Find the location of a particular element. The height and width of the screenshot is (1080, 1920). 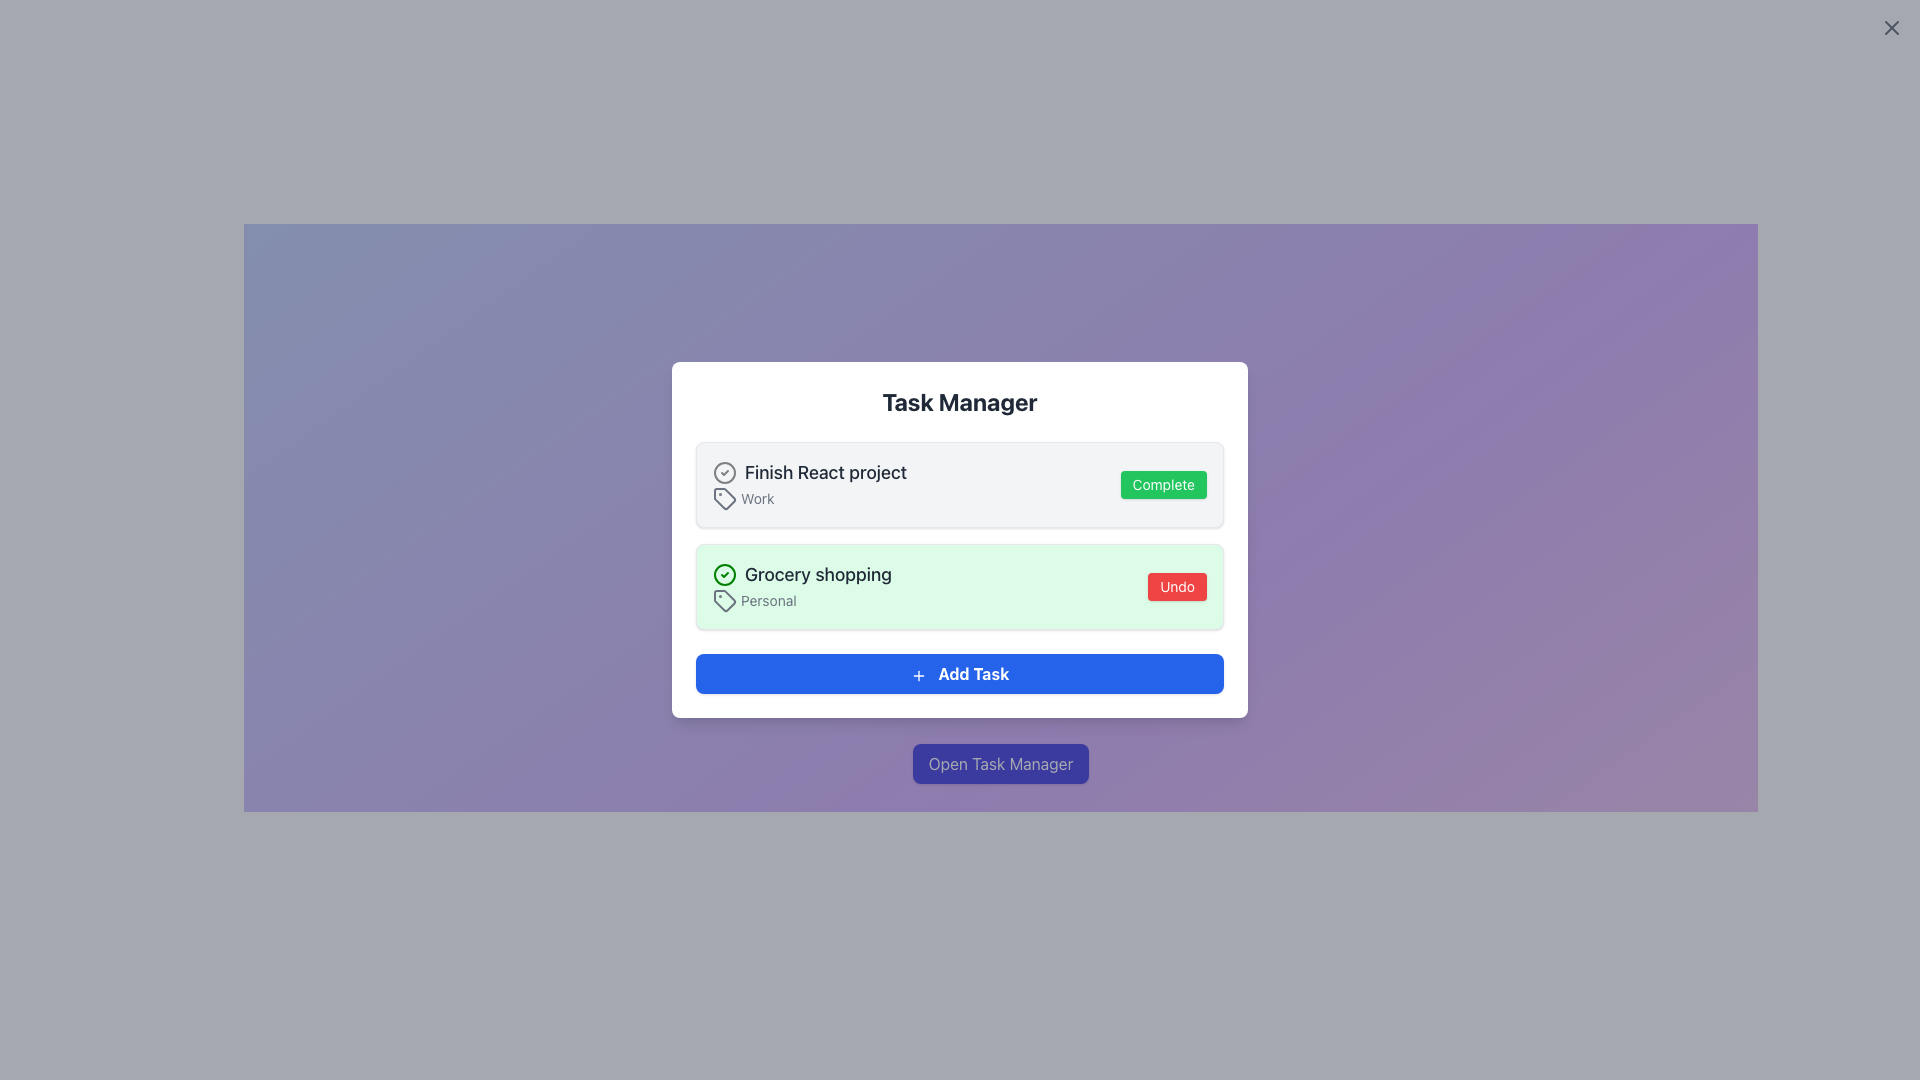

the 'Open Task Manager' button, which is a distinct rectangular button with a dark indigo background and white text, located at the bottom center of the interface below the main task management card is located at coordinates (1001, 763).